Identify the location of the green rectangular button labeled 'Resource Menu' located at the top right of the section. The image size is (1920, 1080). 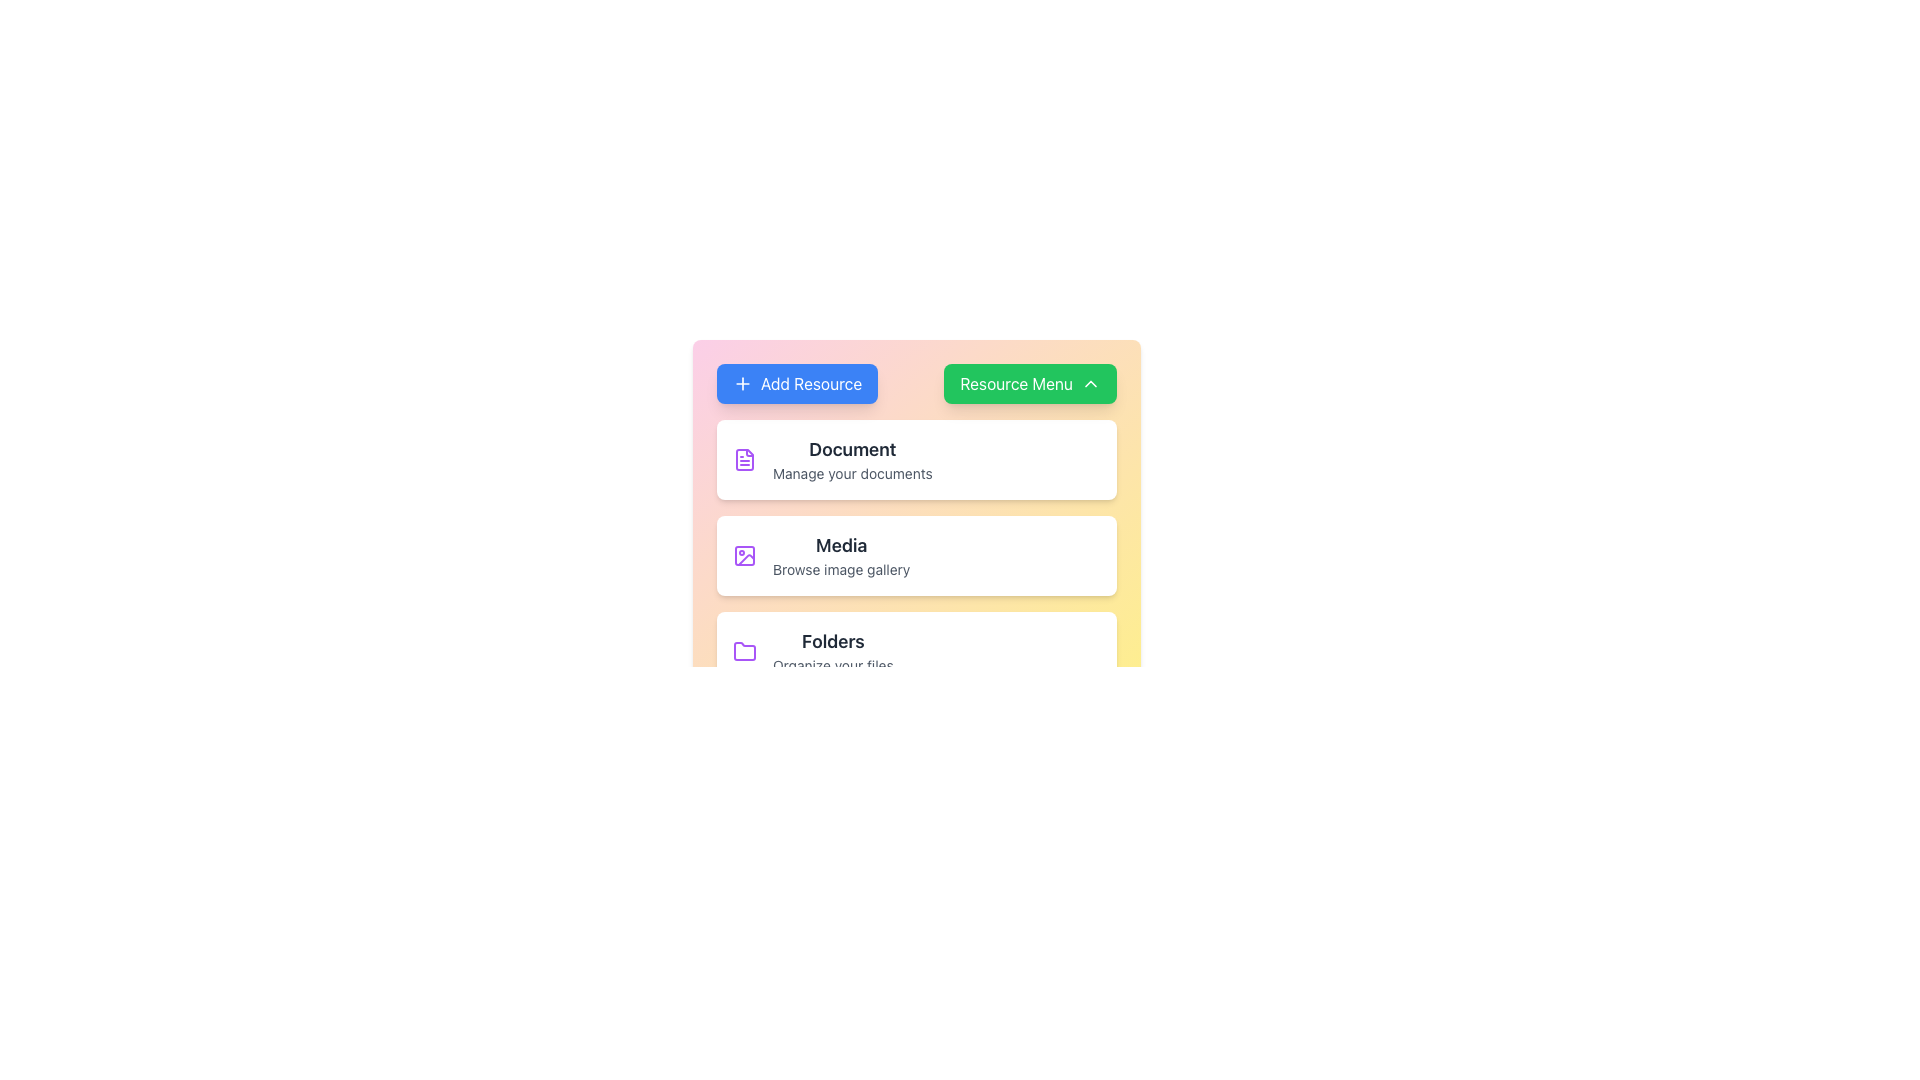
(1030, 384).